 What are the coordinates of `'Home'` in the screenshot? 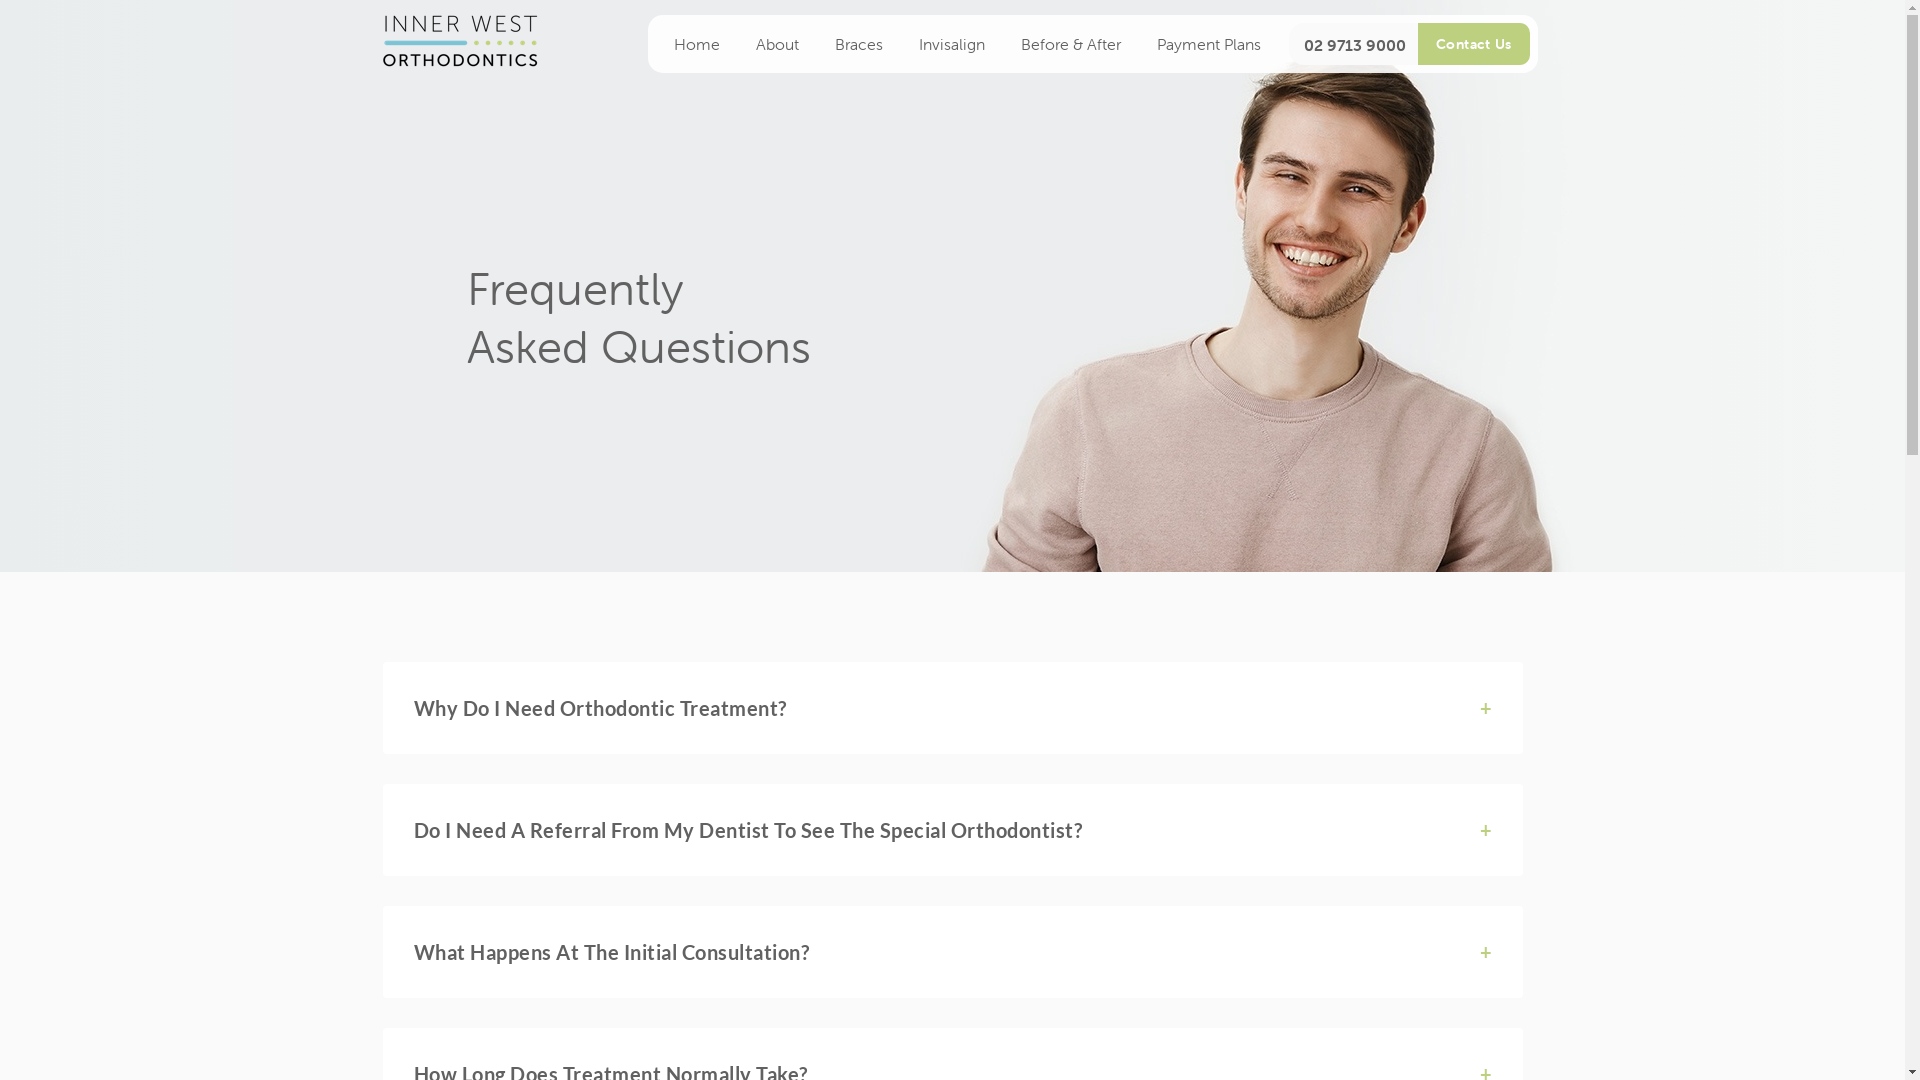 It's located at (696, 43).